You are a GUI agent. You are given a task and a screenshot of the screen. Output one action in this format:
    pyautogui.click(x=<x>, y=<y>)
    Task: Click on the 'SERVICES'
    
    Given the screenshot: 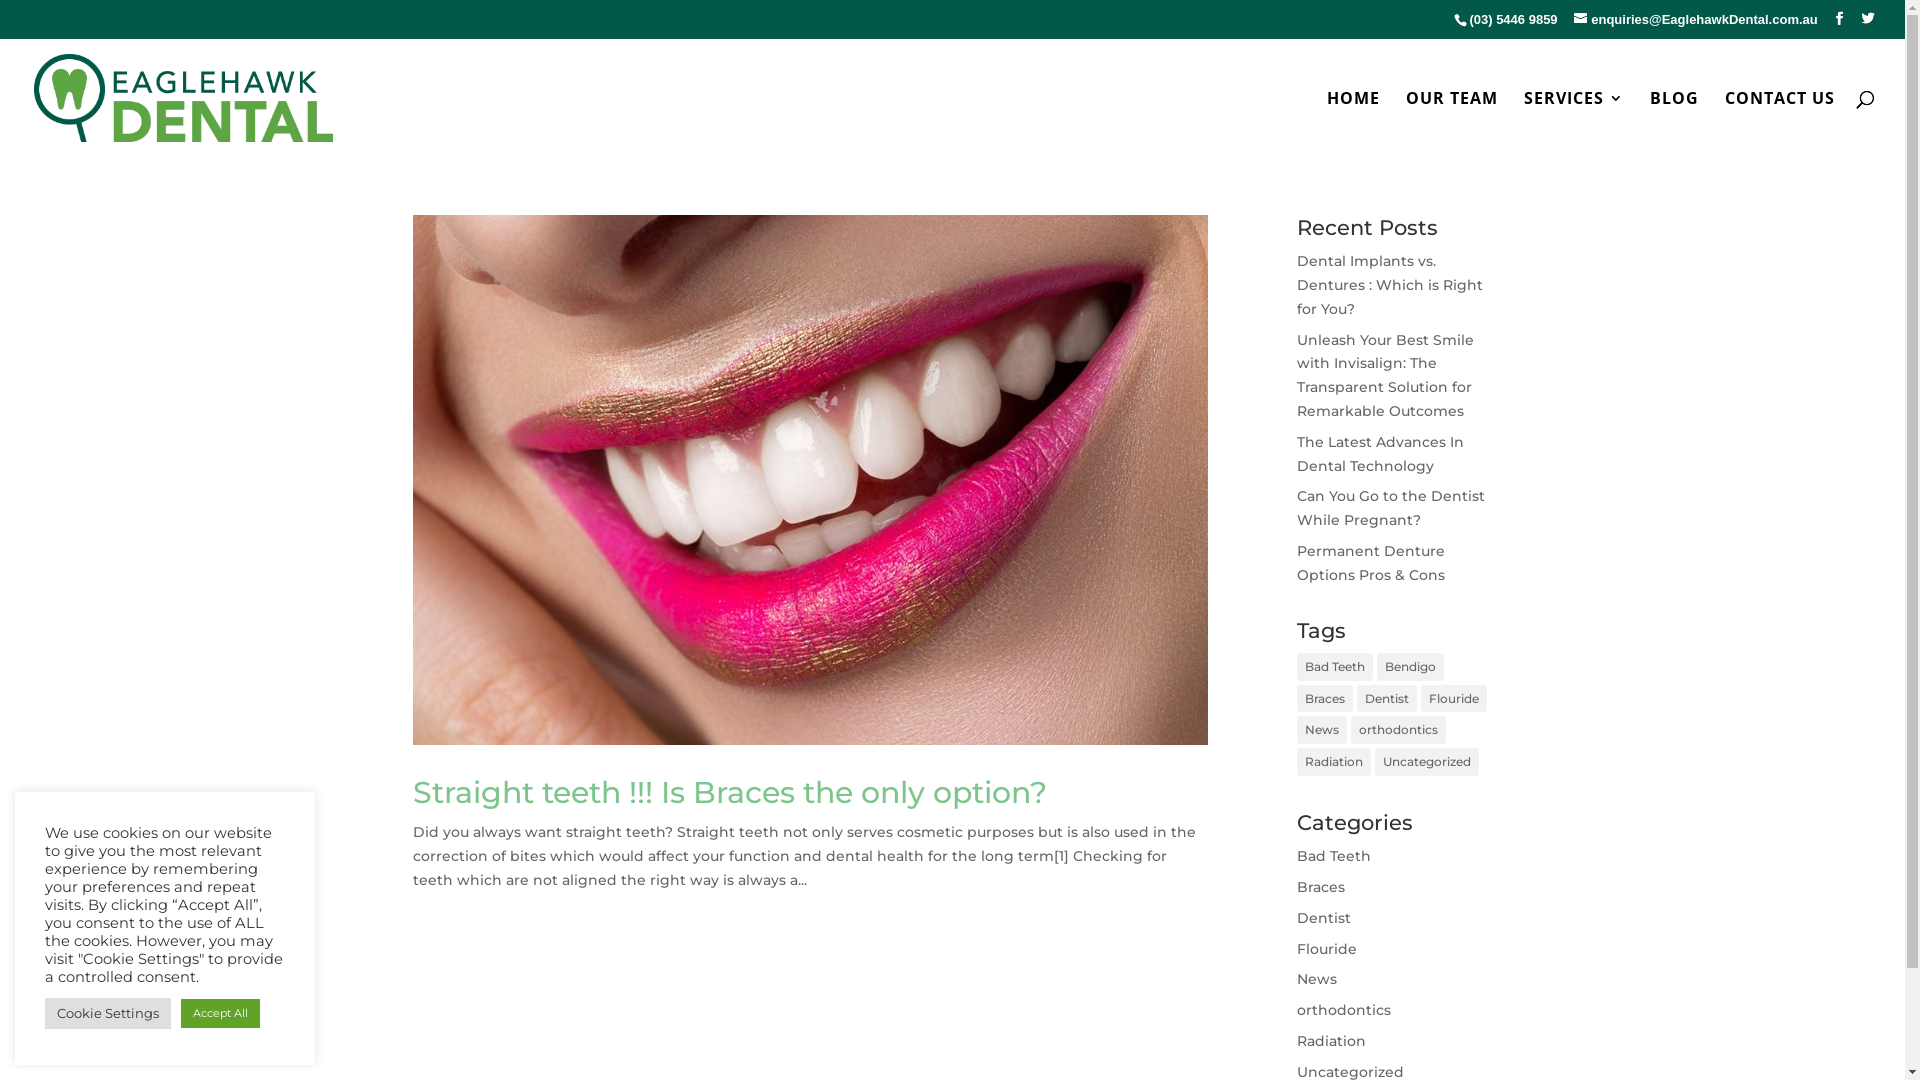 What is the action you would take?
    pyautogui.click(x=1573, y=123)
    